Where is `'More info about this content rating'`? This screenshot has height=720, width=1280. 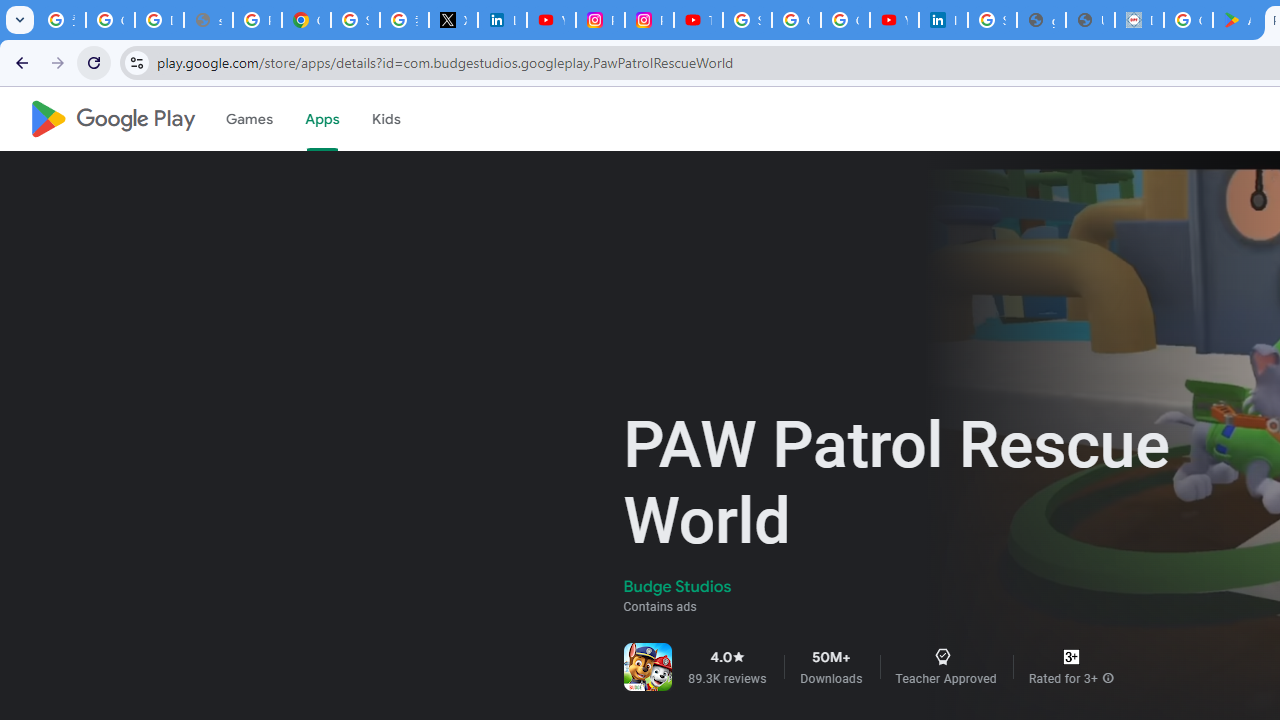 'More info about this content rating' is located at coordinates (1107, 677).